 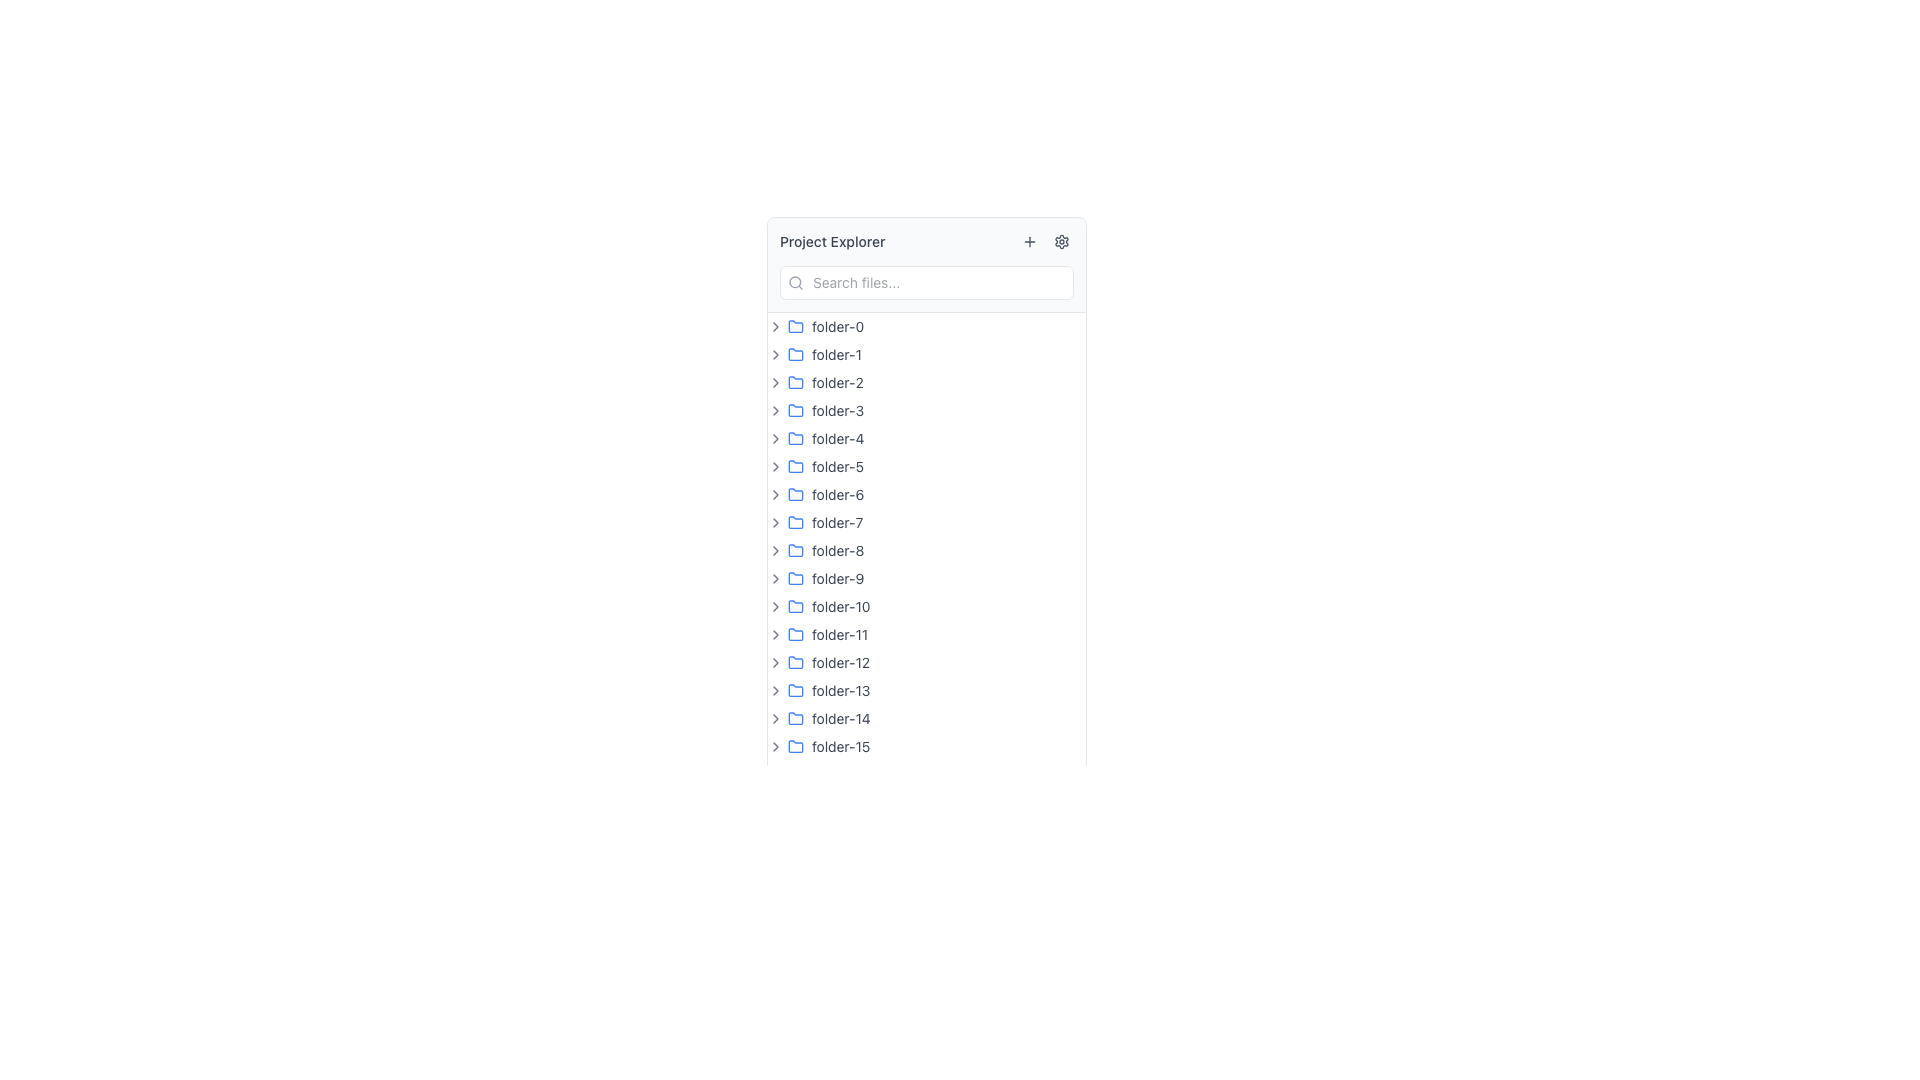 What do you see at coordinates (838, 494) in the screenshot?
I see `the text label denoting the folder named 'folder-6'` at bounding box center [838, 494].